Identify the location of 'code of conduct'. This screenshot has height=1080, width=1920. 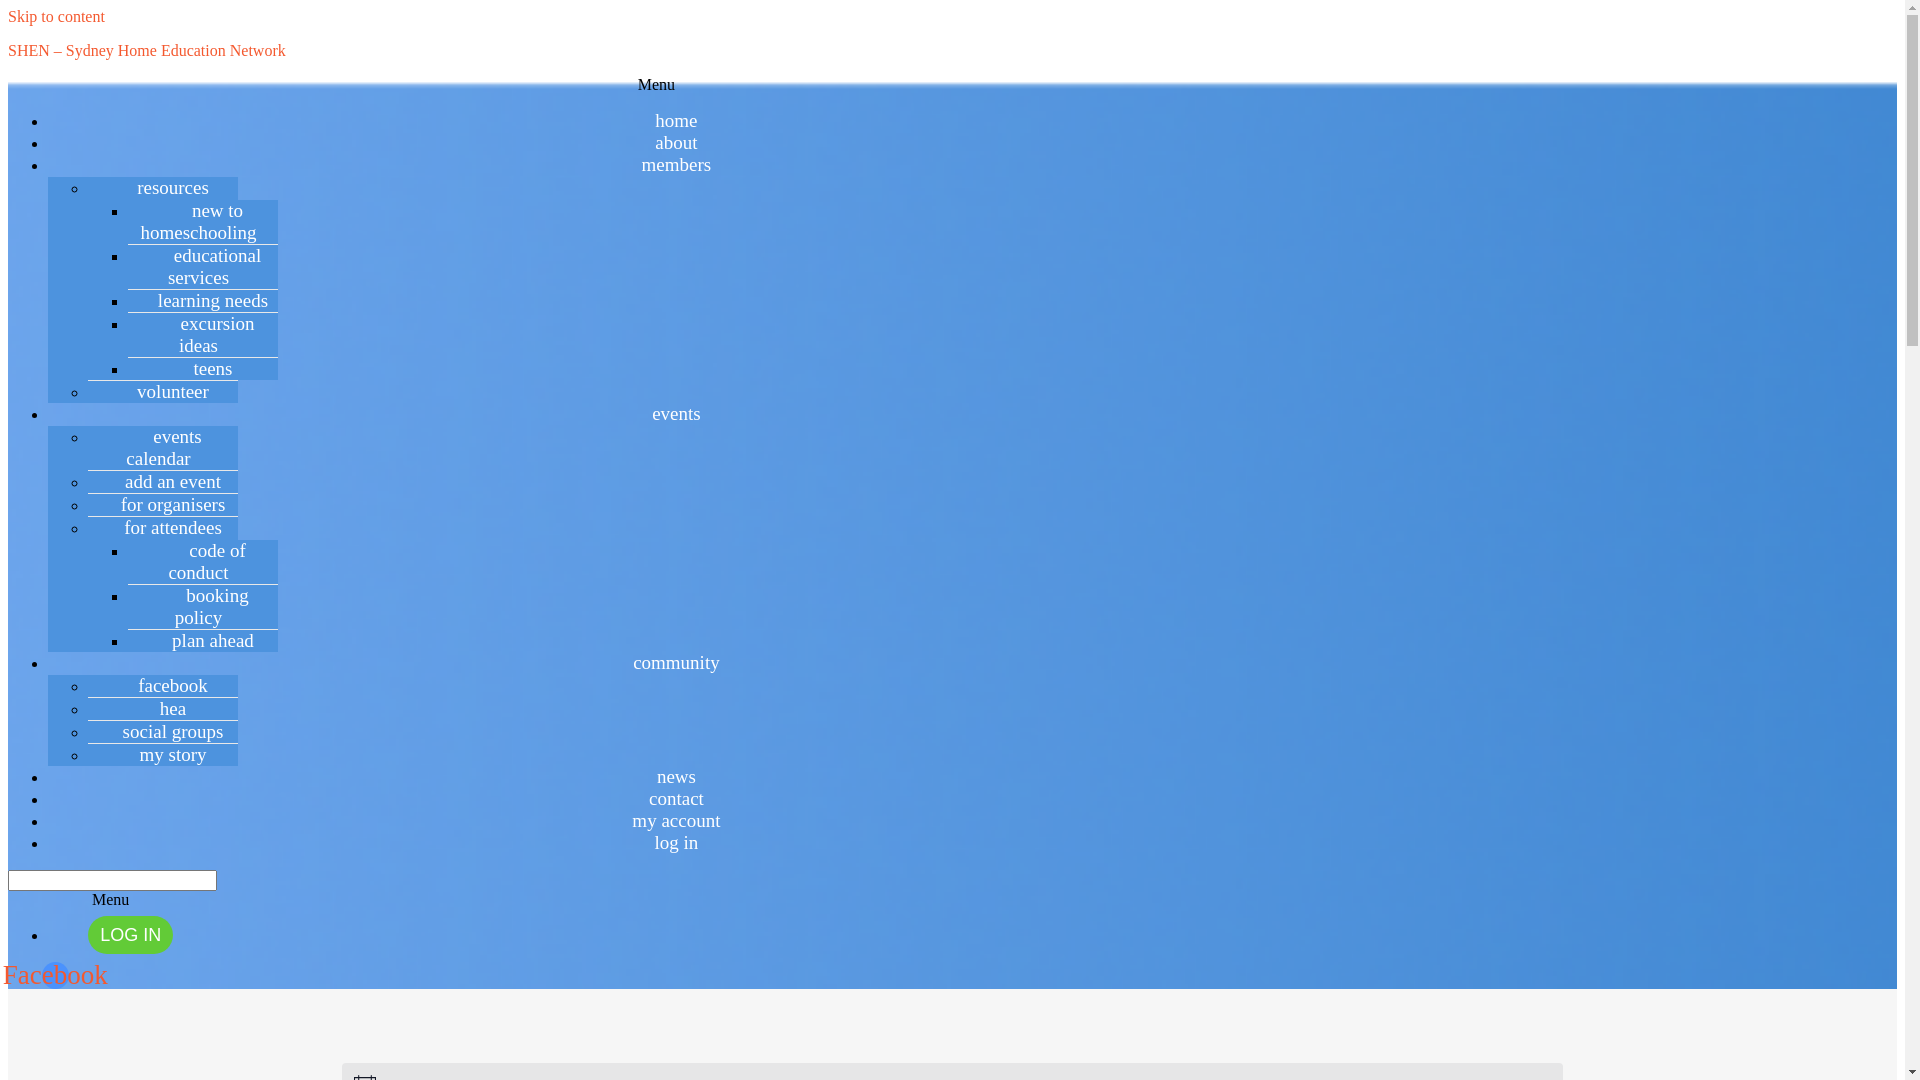
(202, 561).